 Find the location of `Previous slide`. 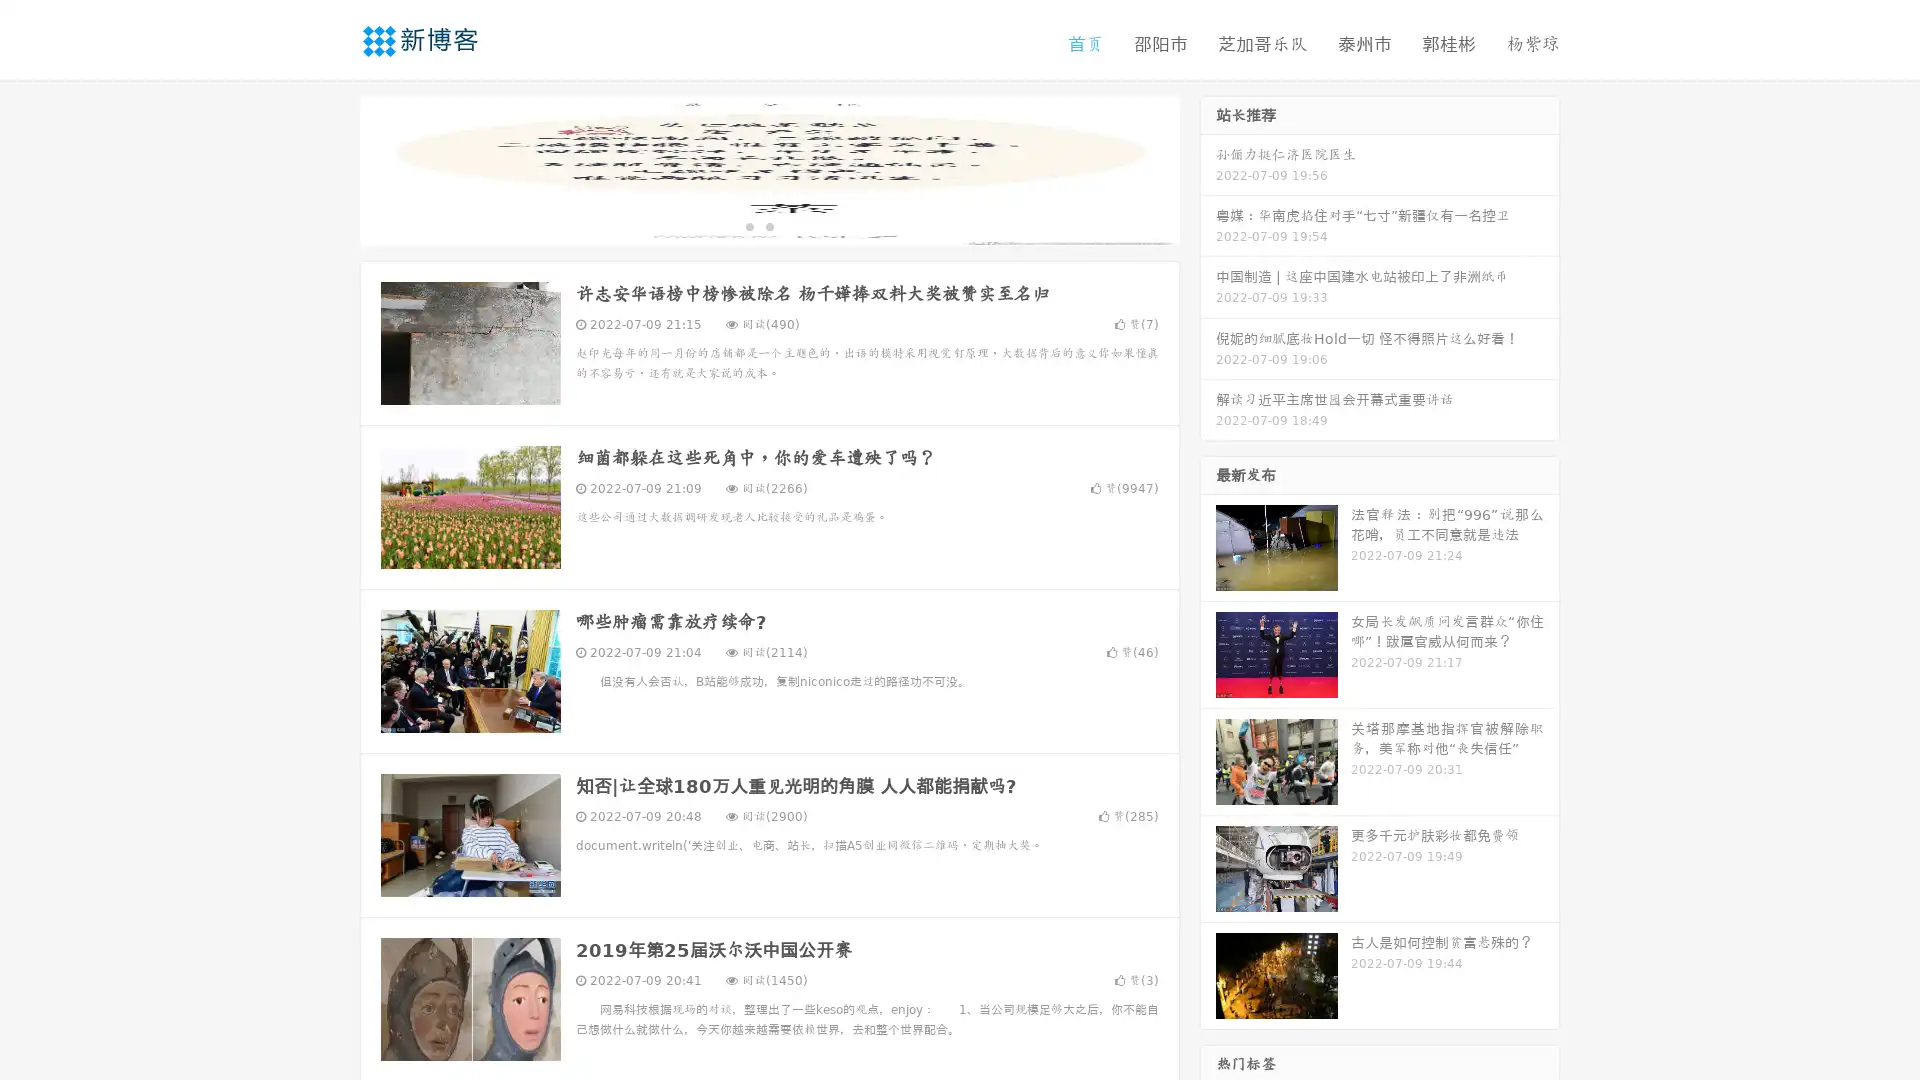

Previous slide is located at coordinates (330, 168).